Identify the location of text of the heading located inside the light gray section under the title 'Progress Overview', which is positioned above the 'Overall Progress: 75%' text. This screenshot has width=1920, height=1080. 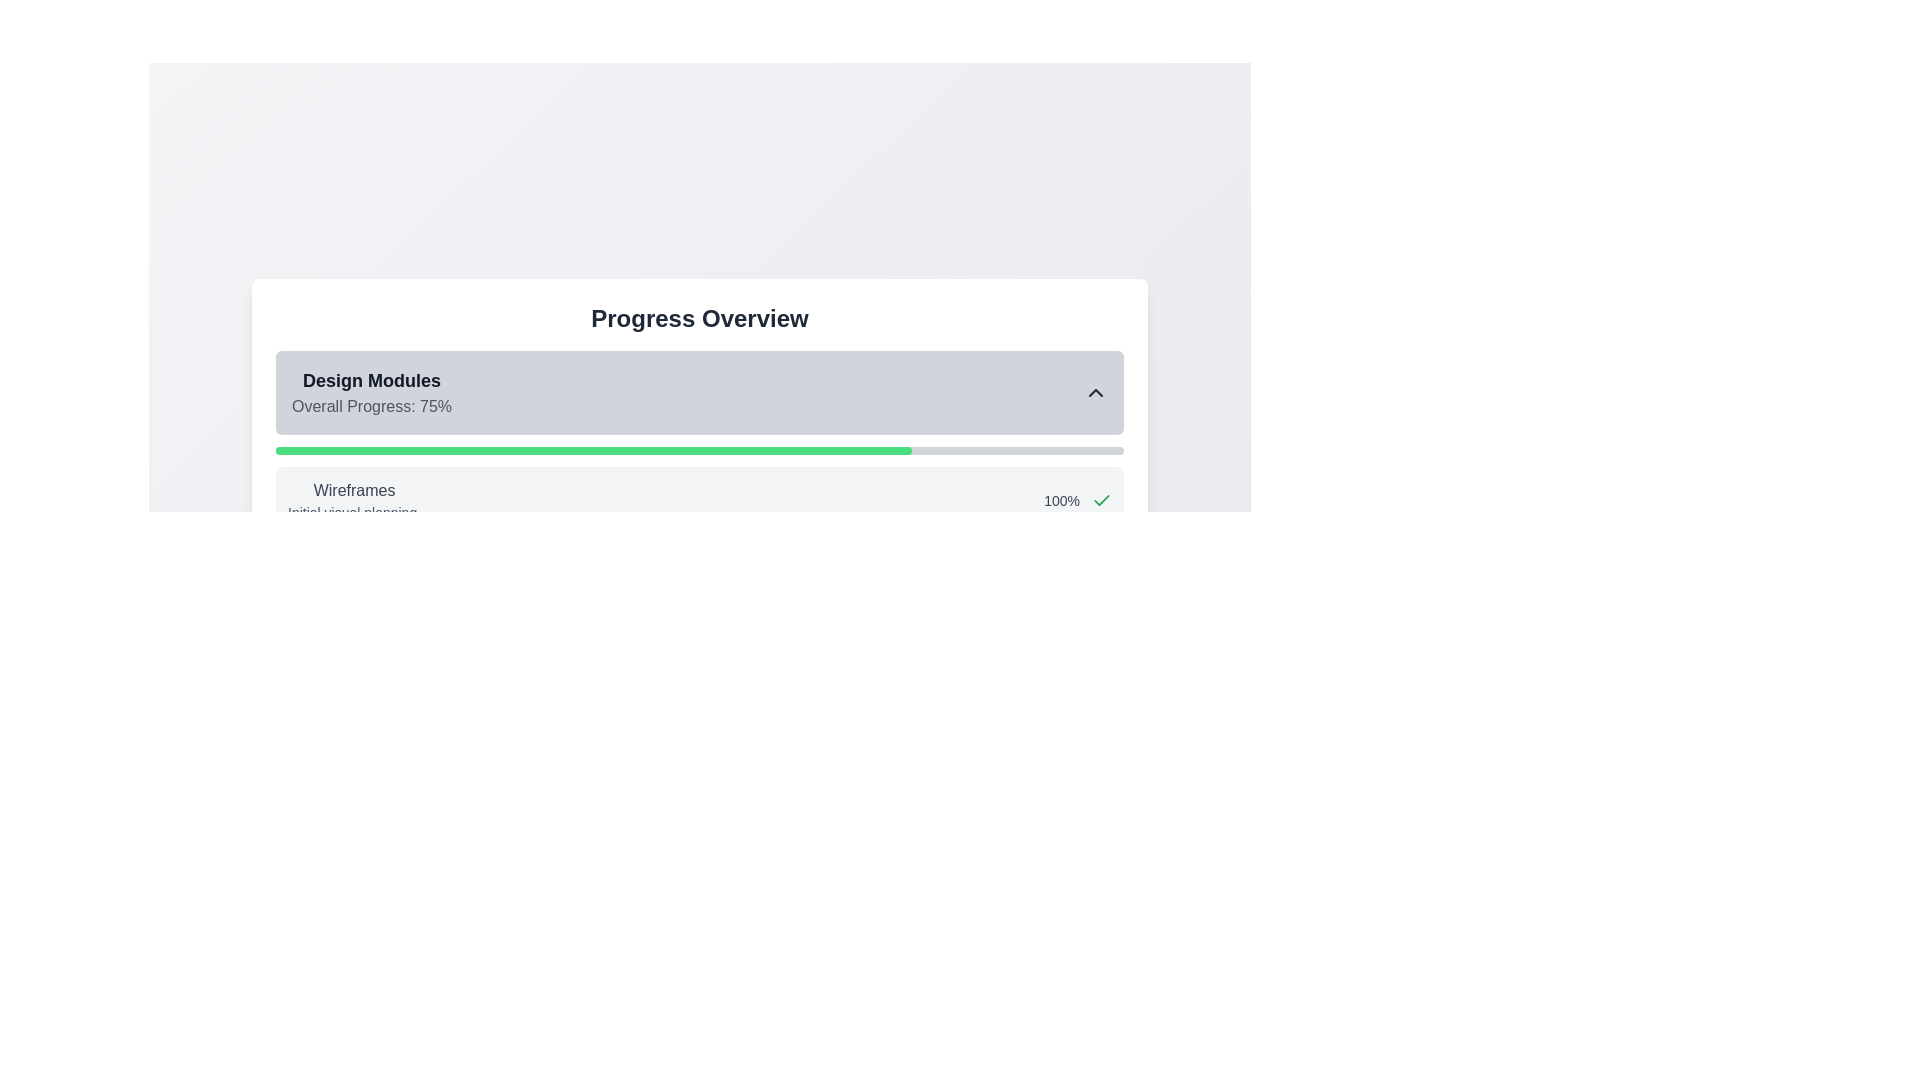
(372, 381).